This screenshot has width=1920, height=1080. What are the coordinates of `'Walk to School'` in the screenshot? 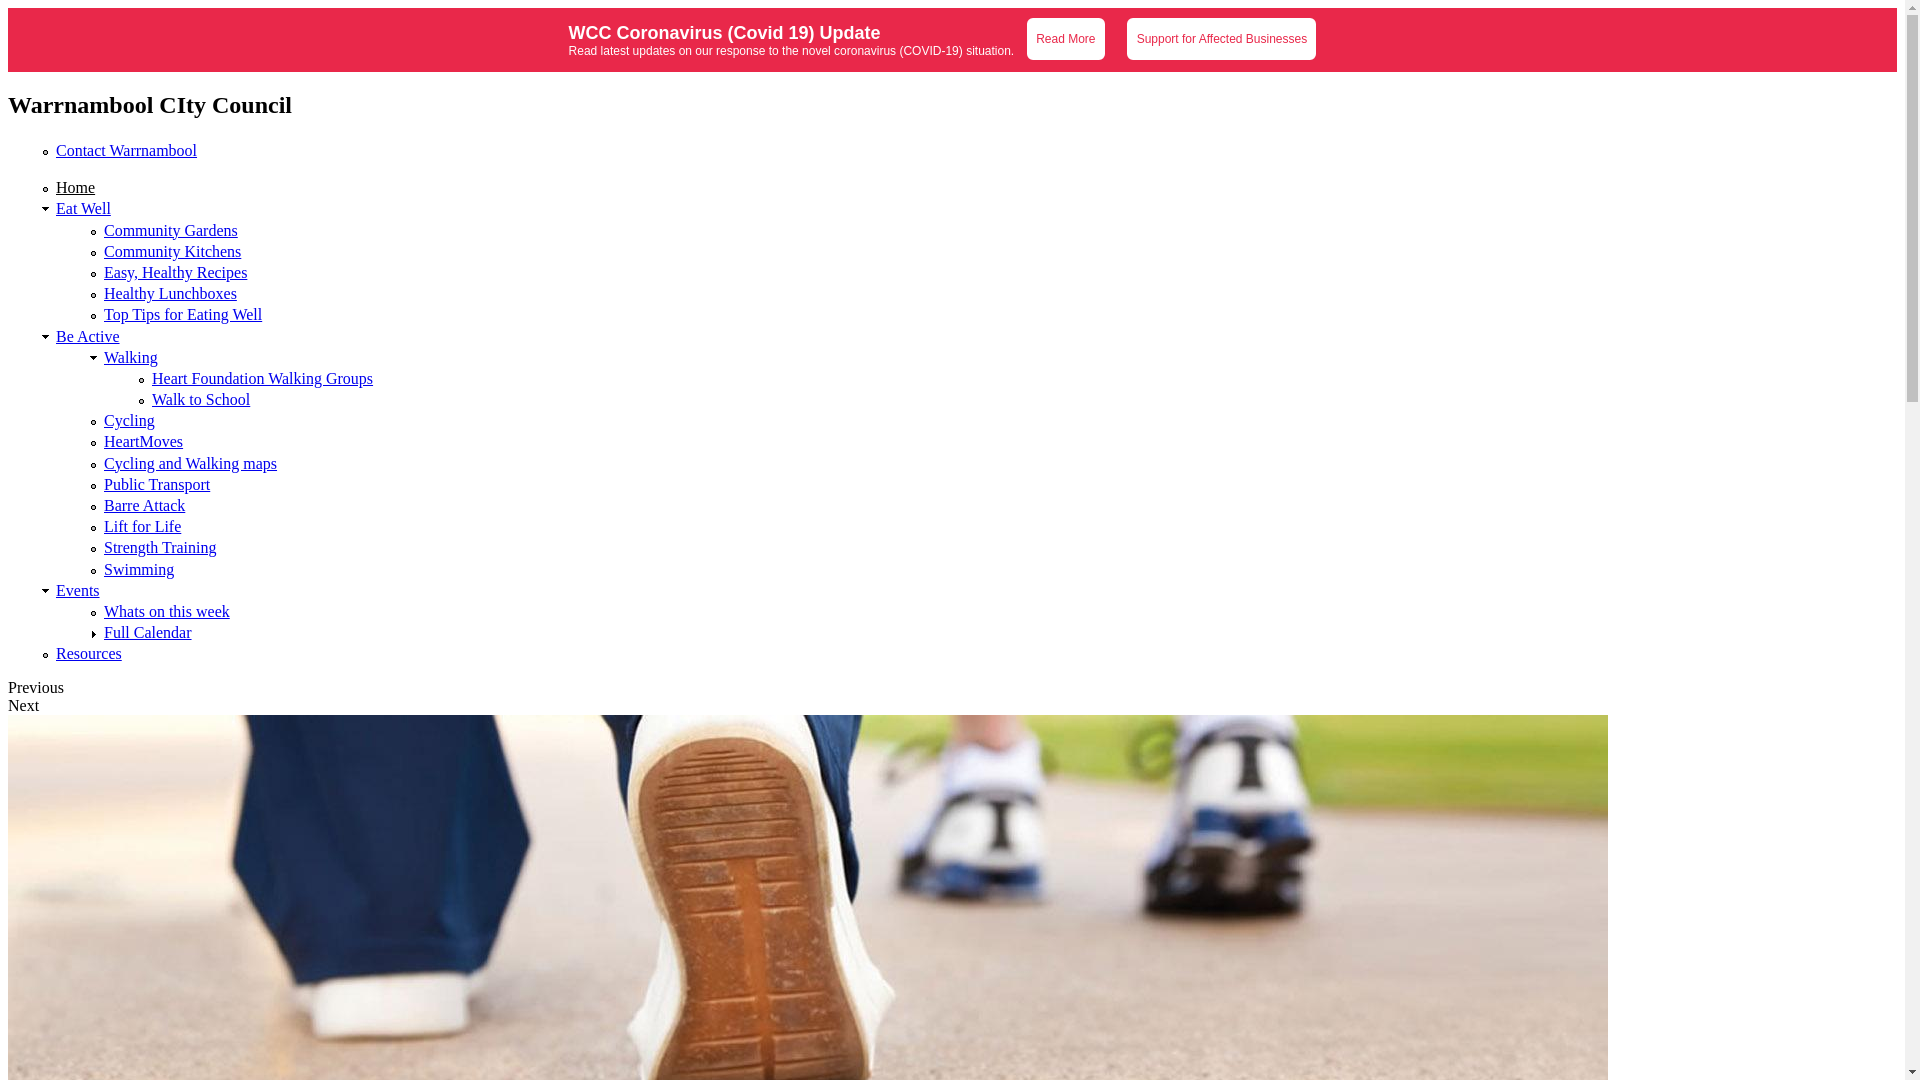 It's located at (151, 399).